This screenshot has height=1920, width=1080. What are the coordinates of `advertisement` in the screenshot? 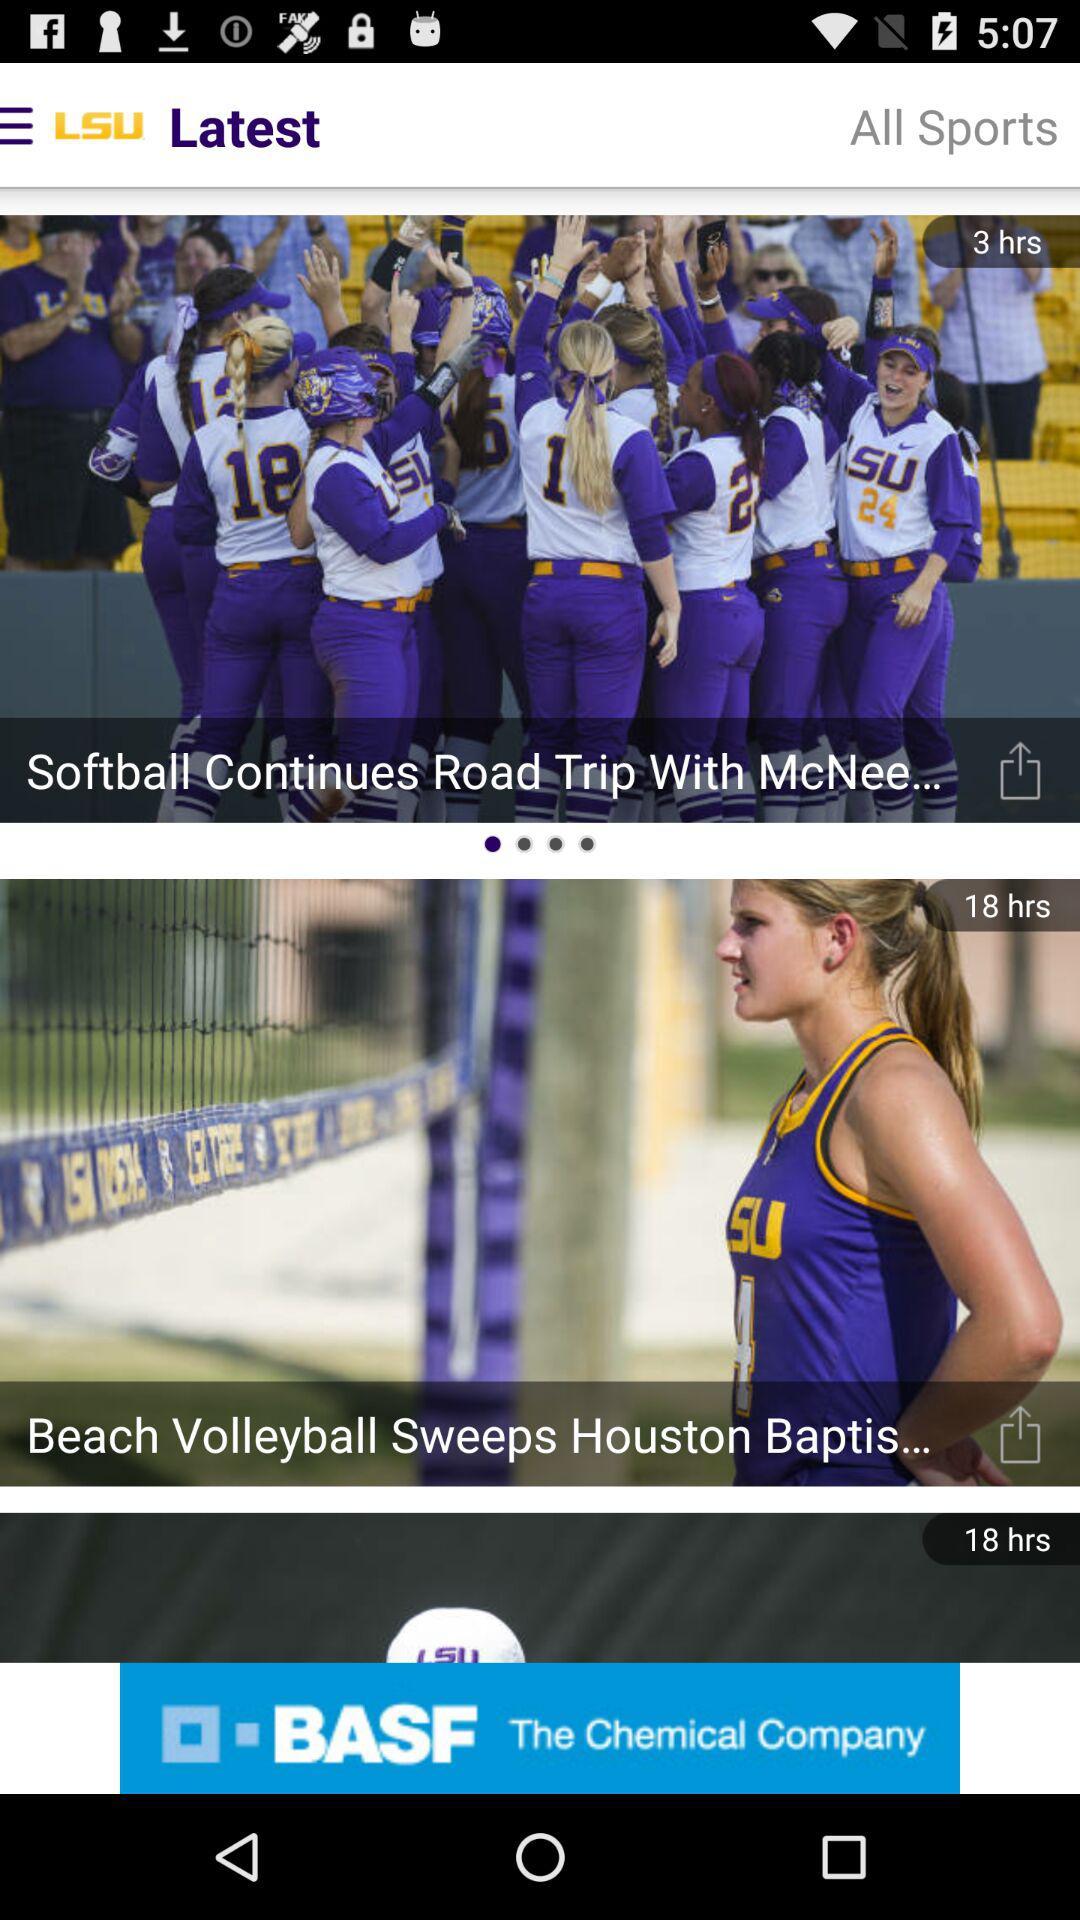 It's located at (540, 1727).